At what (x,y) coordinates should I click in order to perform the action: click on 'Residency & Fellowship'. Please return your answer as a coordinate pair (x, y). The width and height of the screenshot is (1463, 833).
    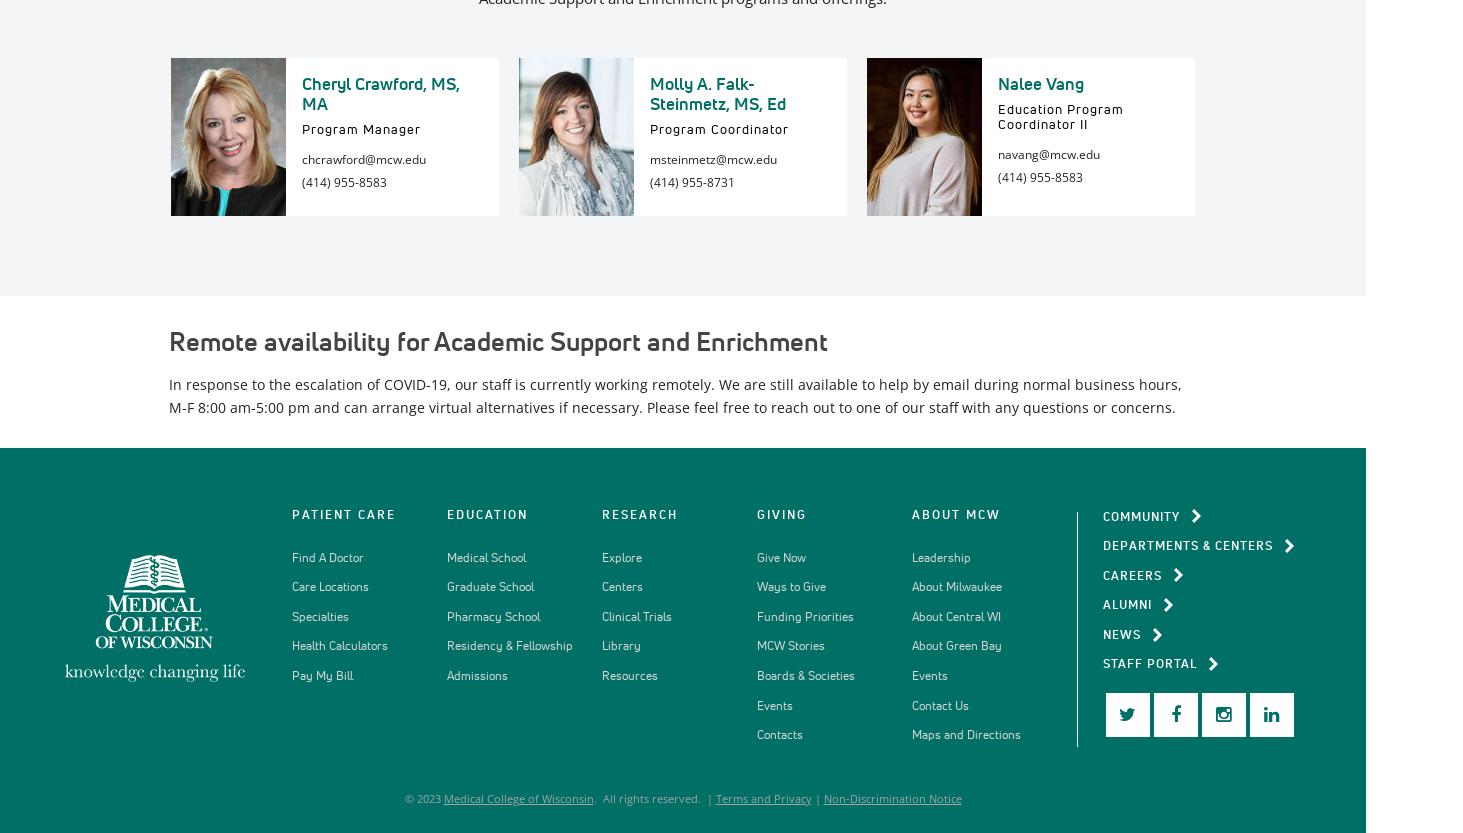
    Looking at the image, I should click on (507, 645).